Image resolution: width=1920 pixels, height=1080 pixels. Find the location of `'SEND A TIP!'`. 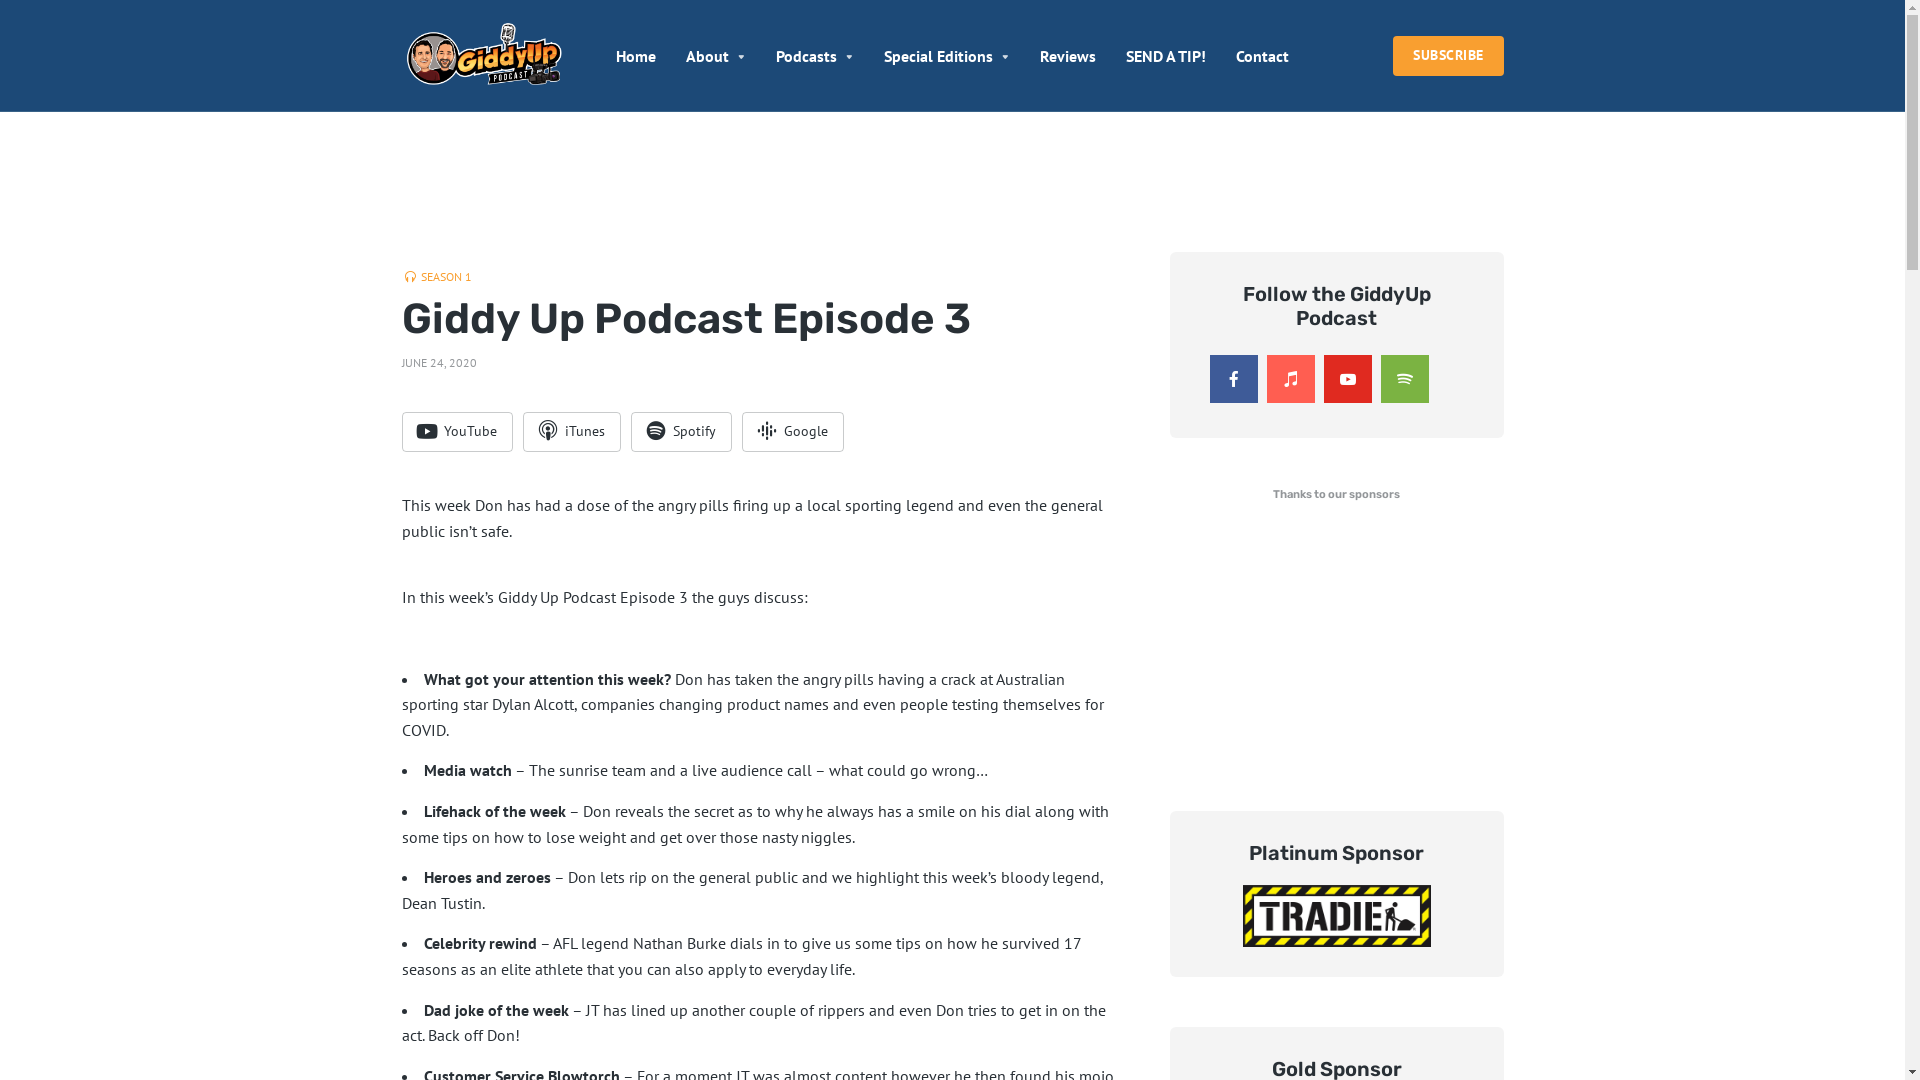

'SEND A TIP!' is located at coordinates (1166, 55).